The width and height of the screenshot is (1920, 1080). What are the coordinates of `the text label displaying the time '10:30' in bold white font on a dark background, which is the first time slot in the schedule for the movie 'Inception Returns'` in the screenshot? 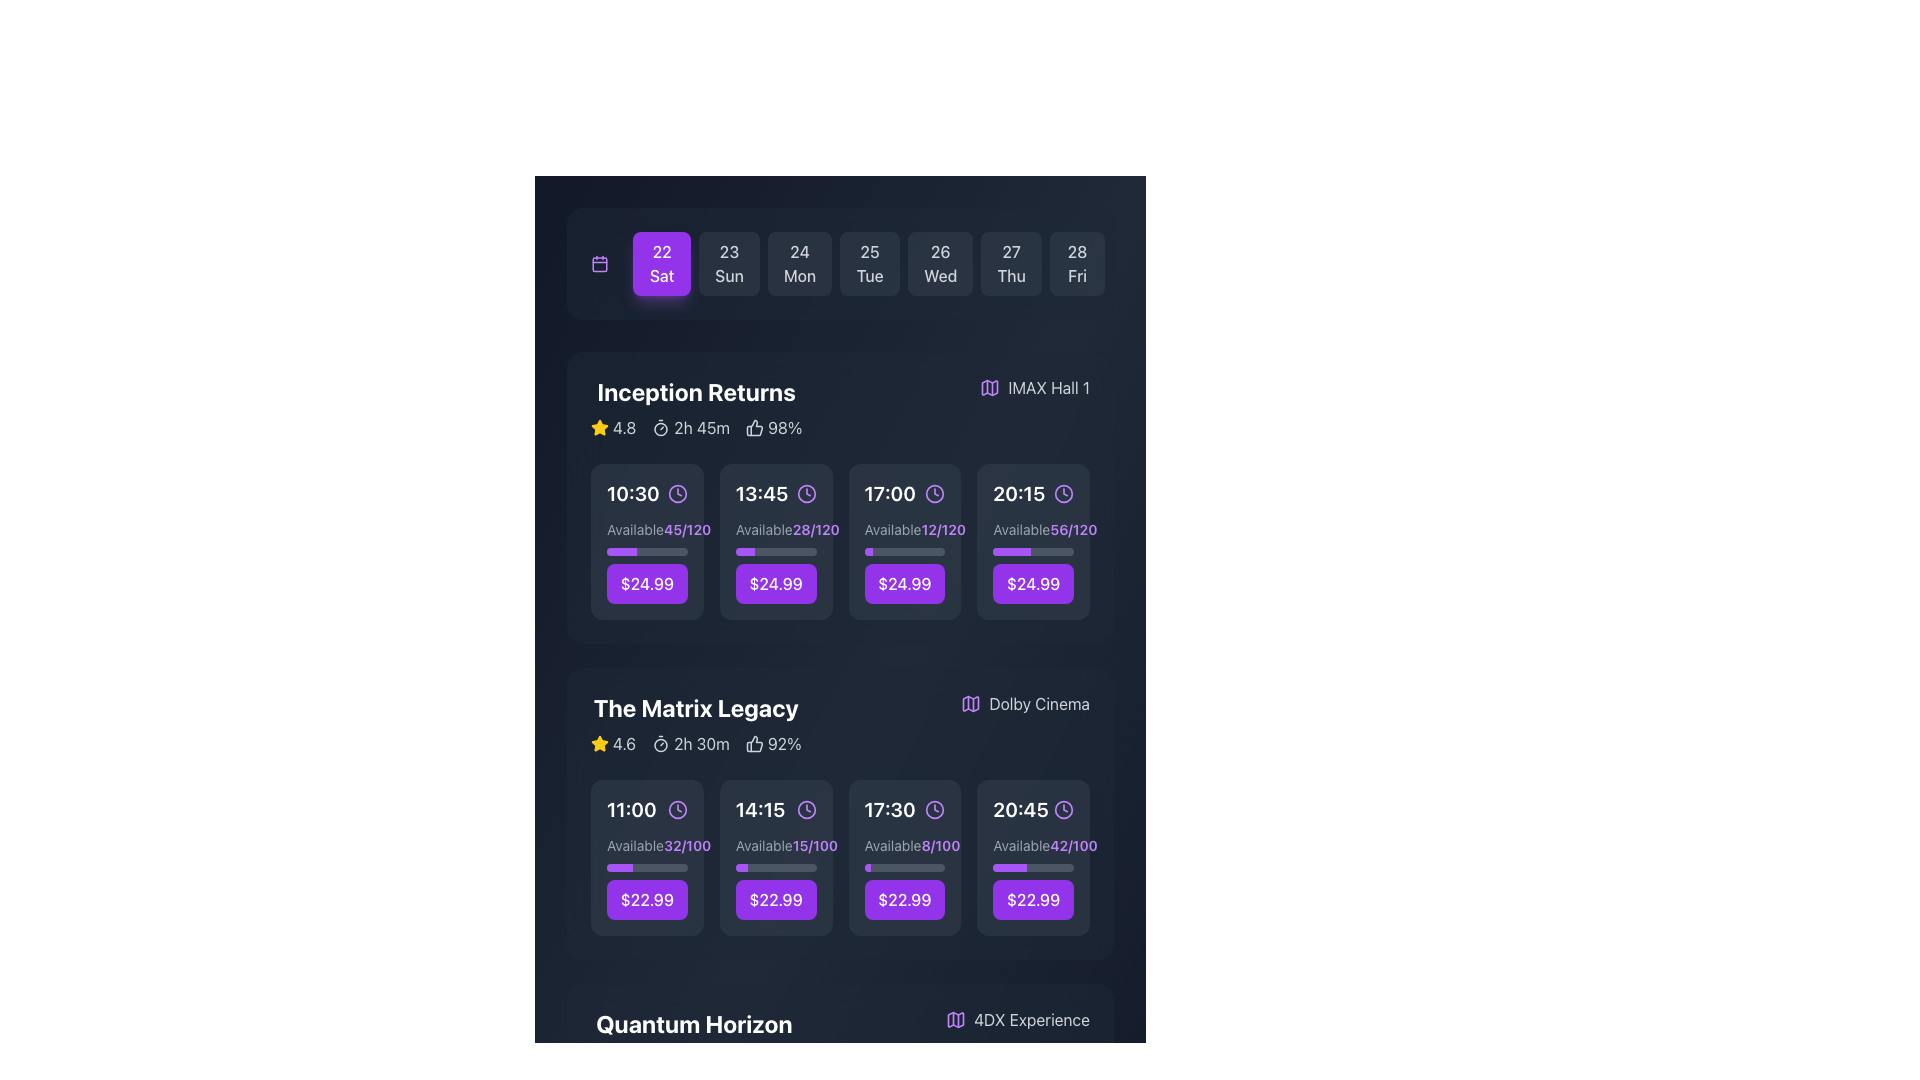 It's located at (632, 493).